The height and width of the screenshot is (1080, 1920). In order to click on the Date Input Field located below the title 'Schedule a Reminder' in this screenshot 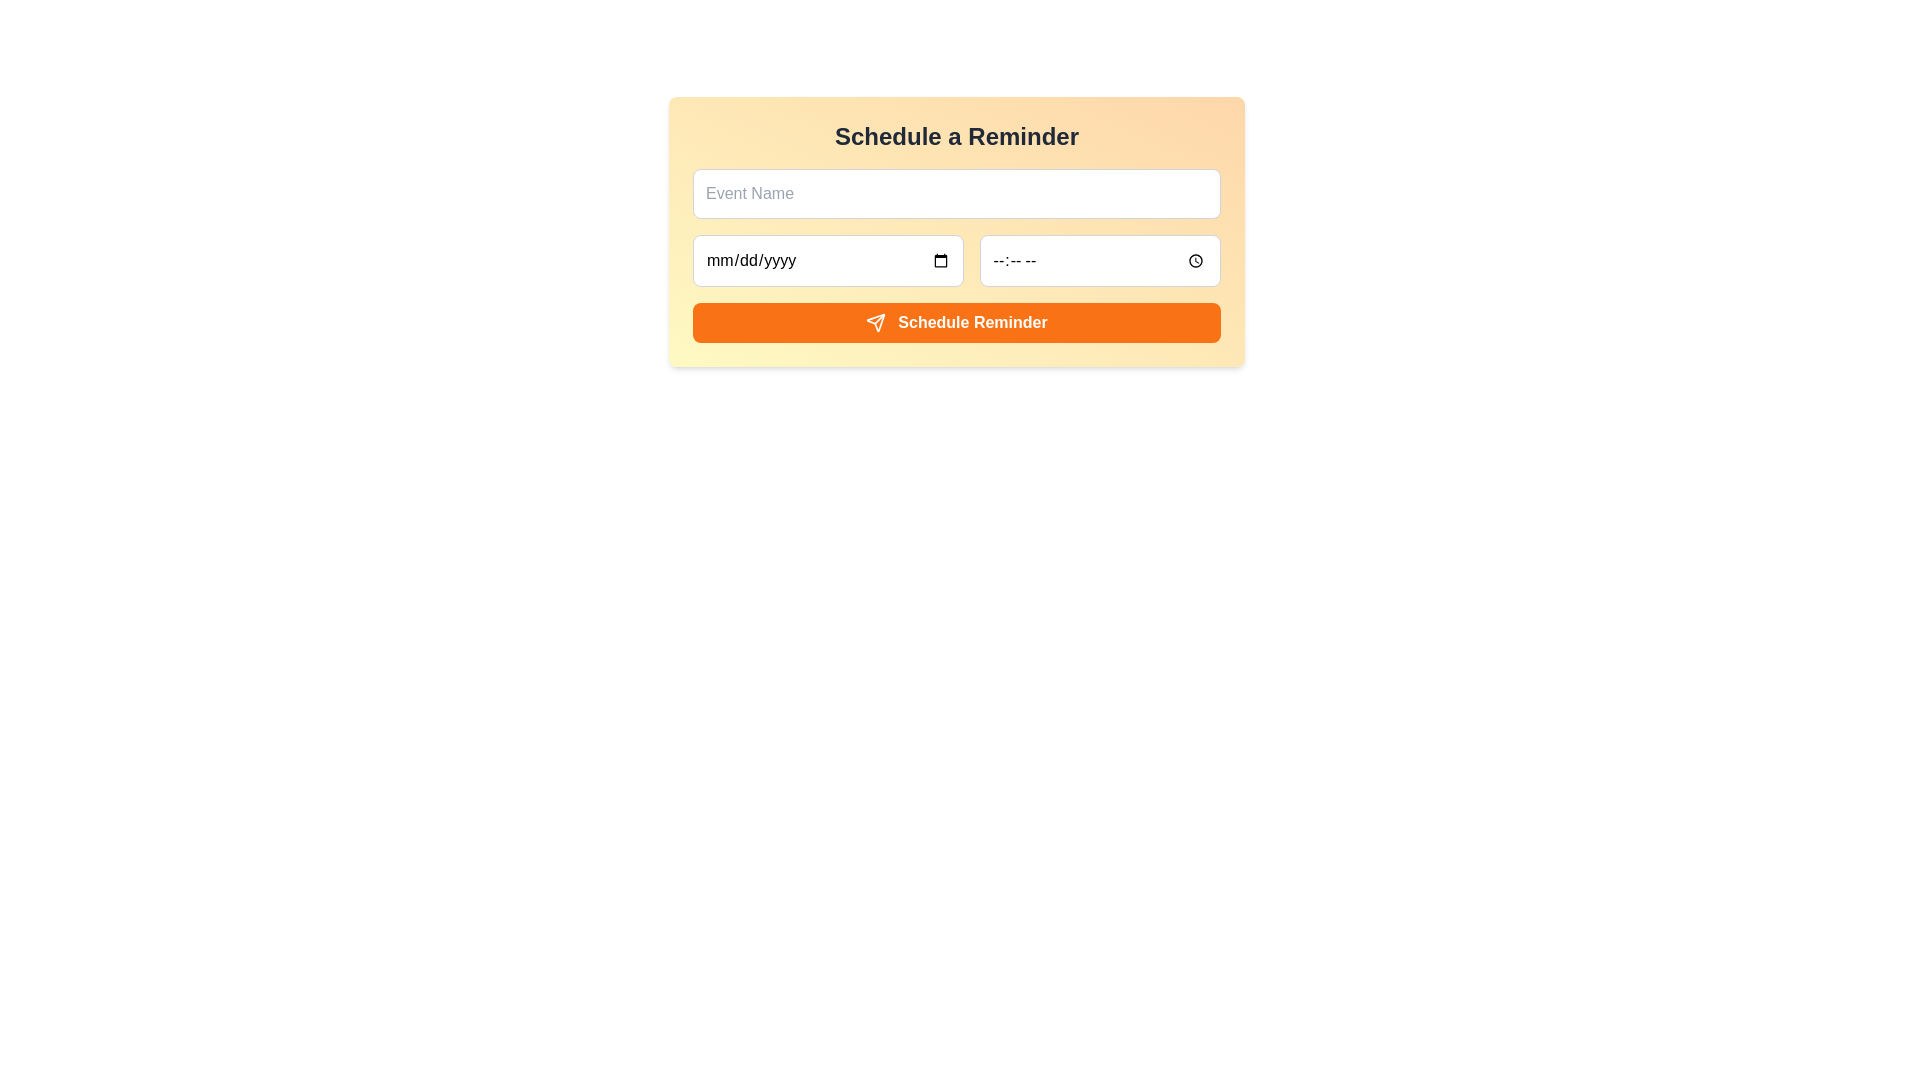, I will do `click(828, 260)`.